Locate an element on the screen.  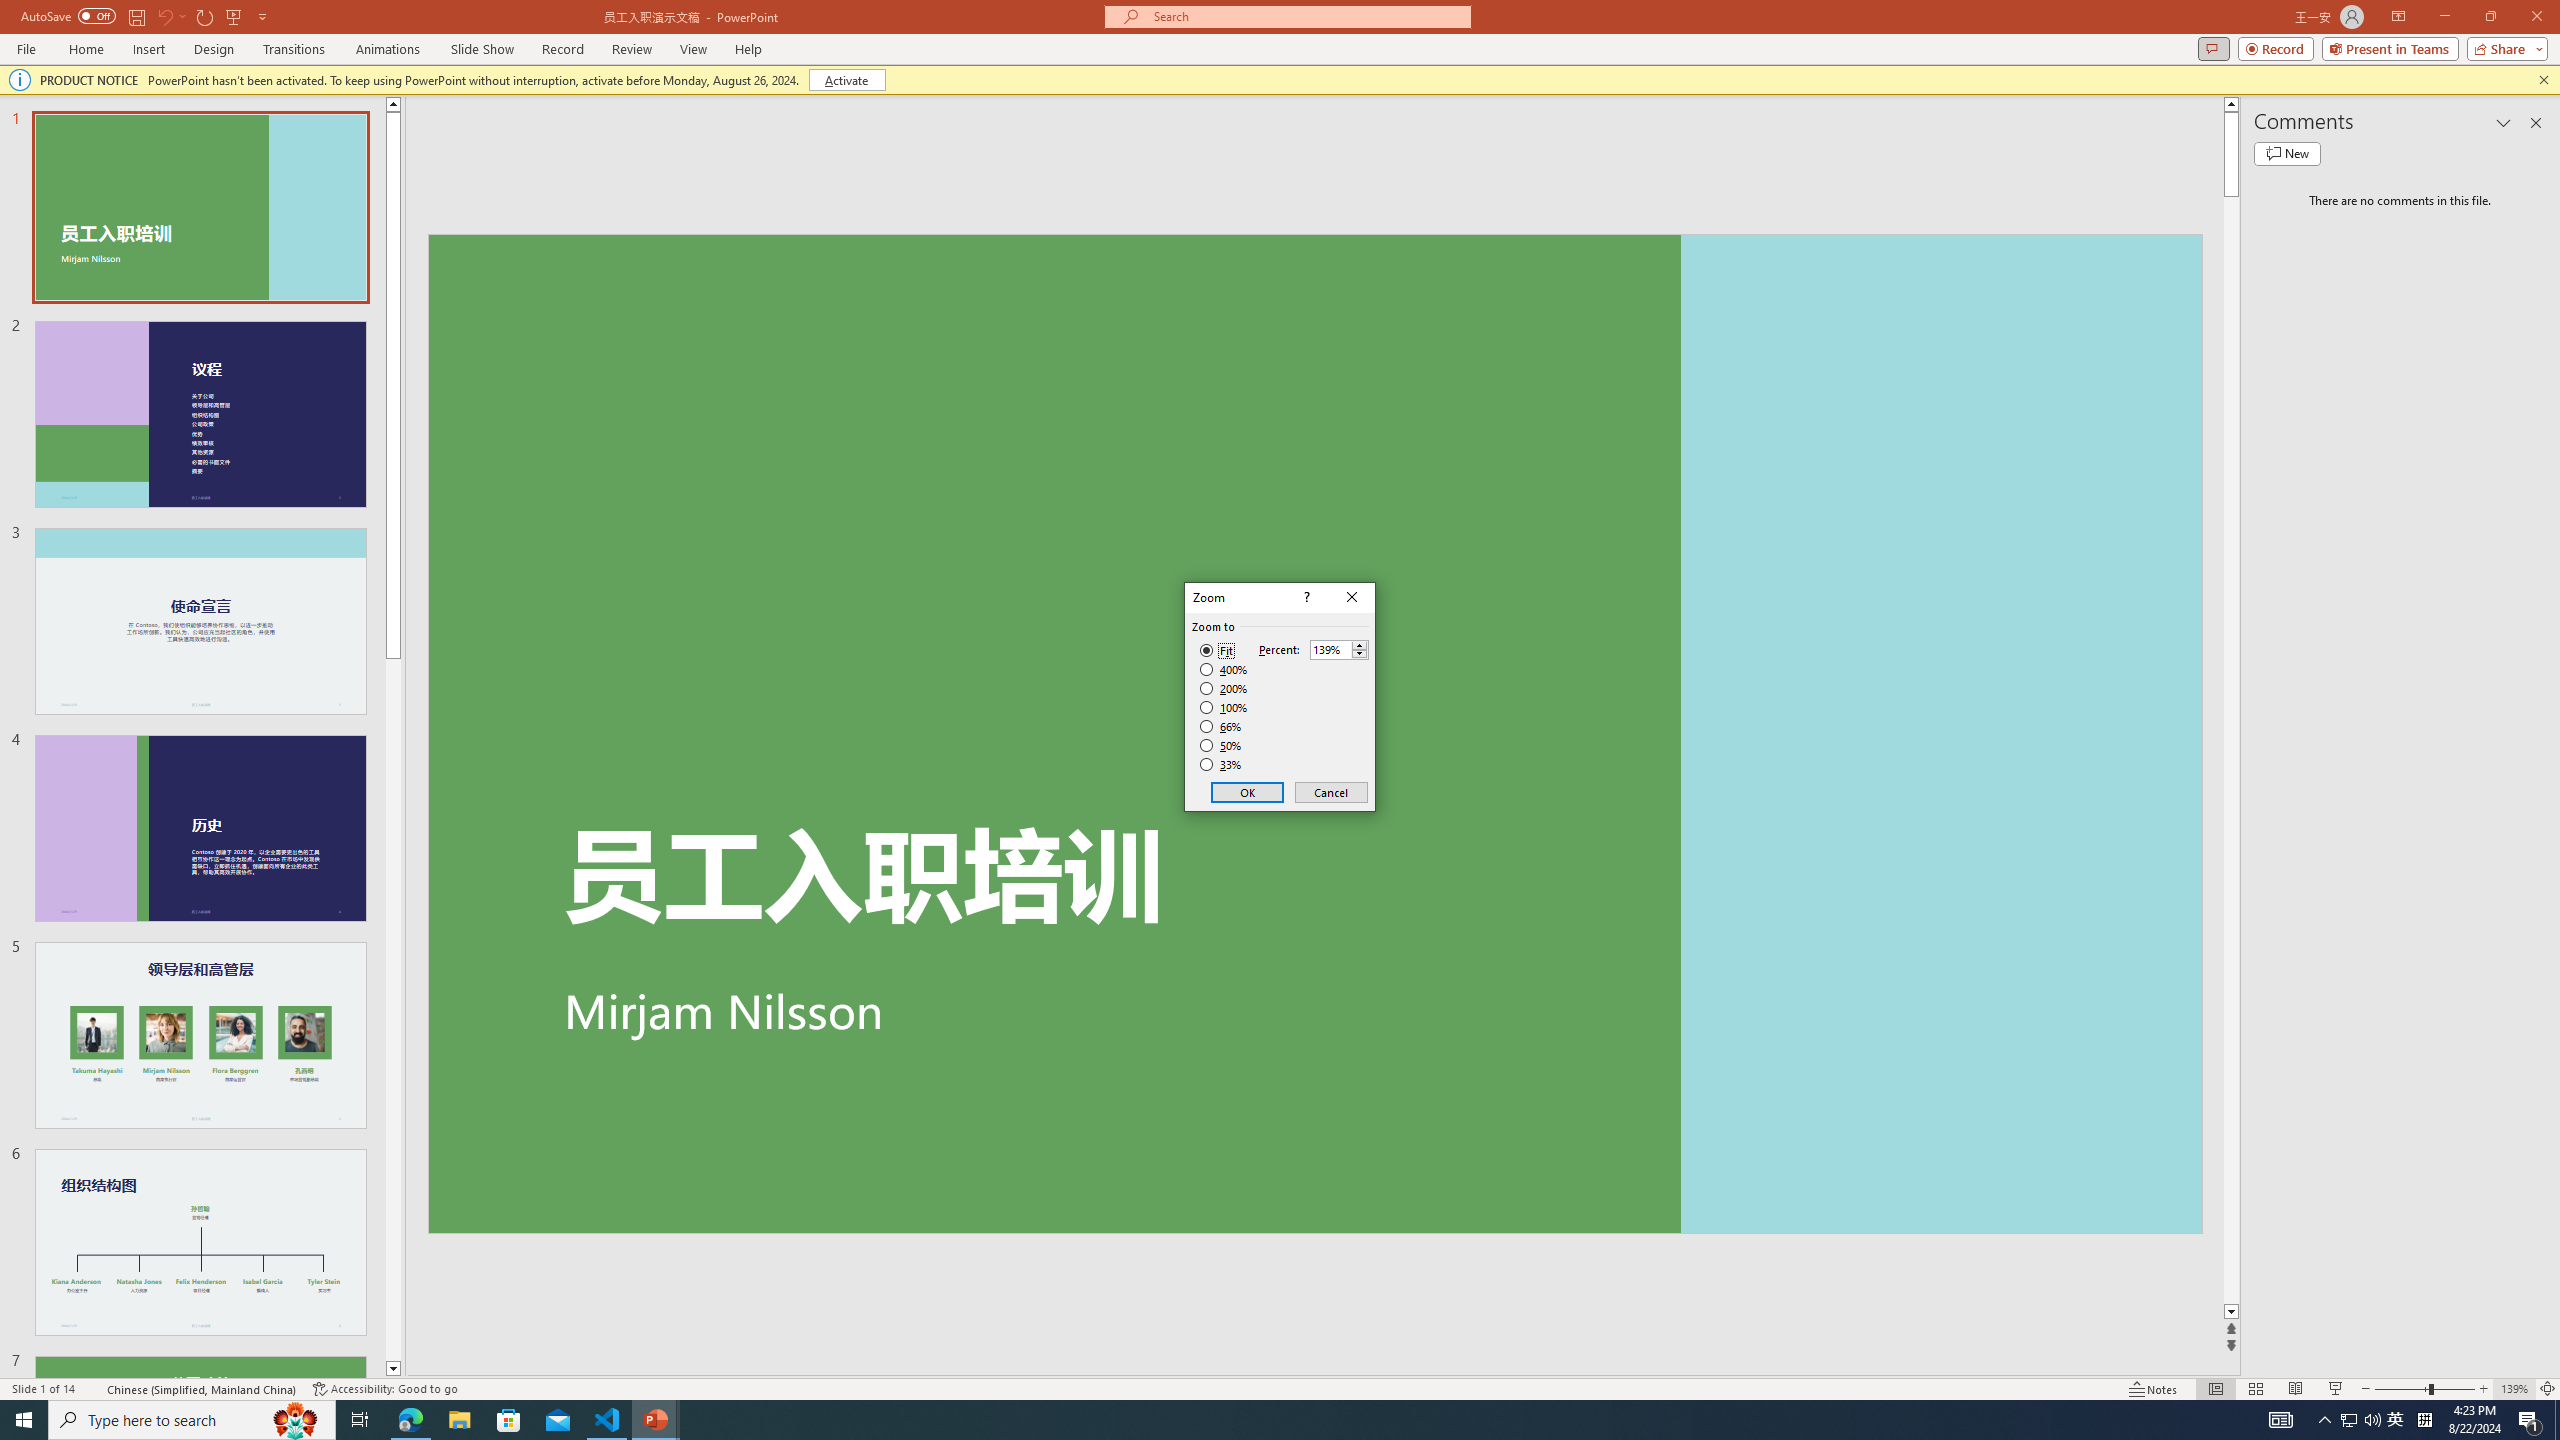
'Insert' is located at coordinates (147, 49).